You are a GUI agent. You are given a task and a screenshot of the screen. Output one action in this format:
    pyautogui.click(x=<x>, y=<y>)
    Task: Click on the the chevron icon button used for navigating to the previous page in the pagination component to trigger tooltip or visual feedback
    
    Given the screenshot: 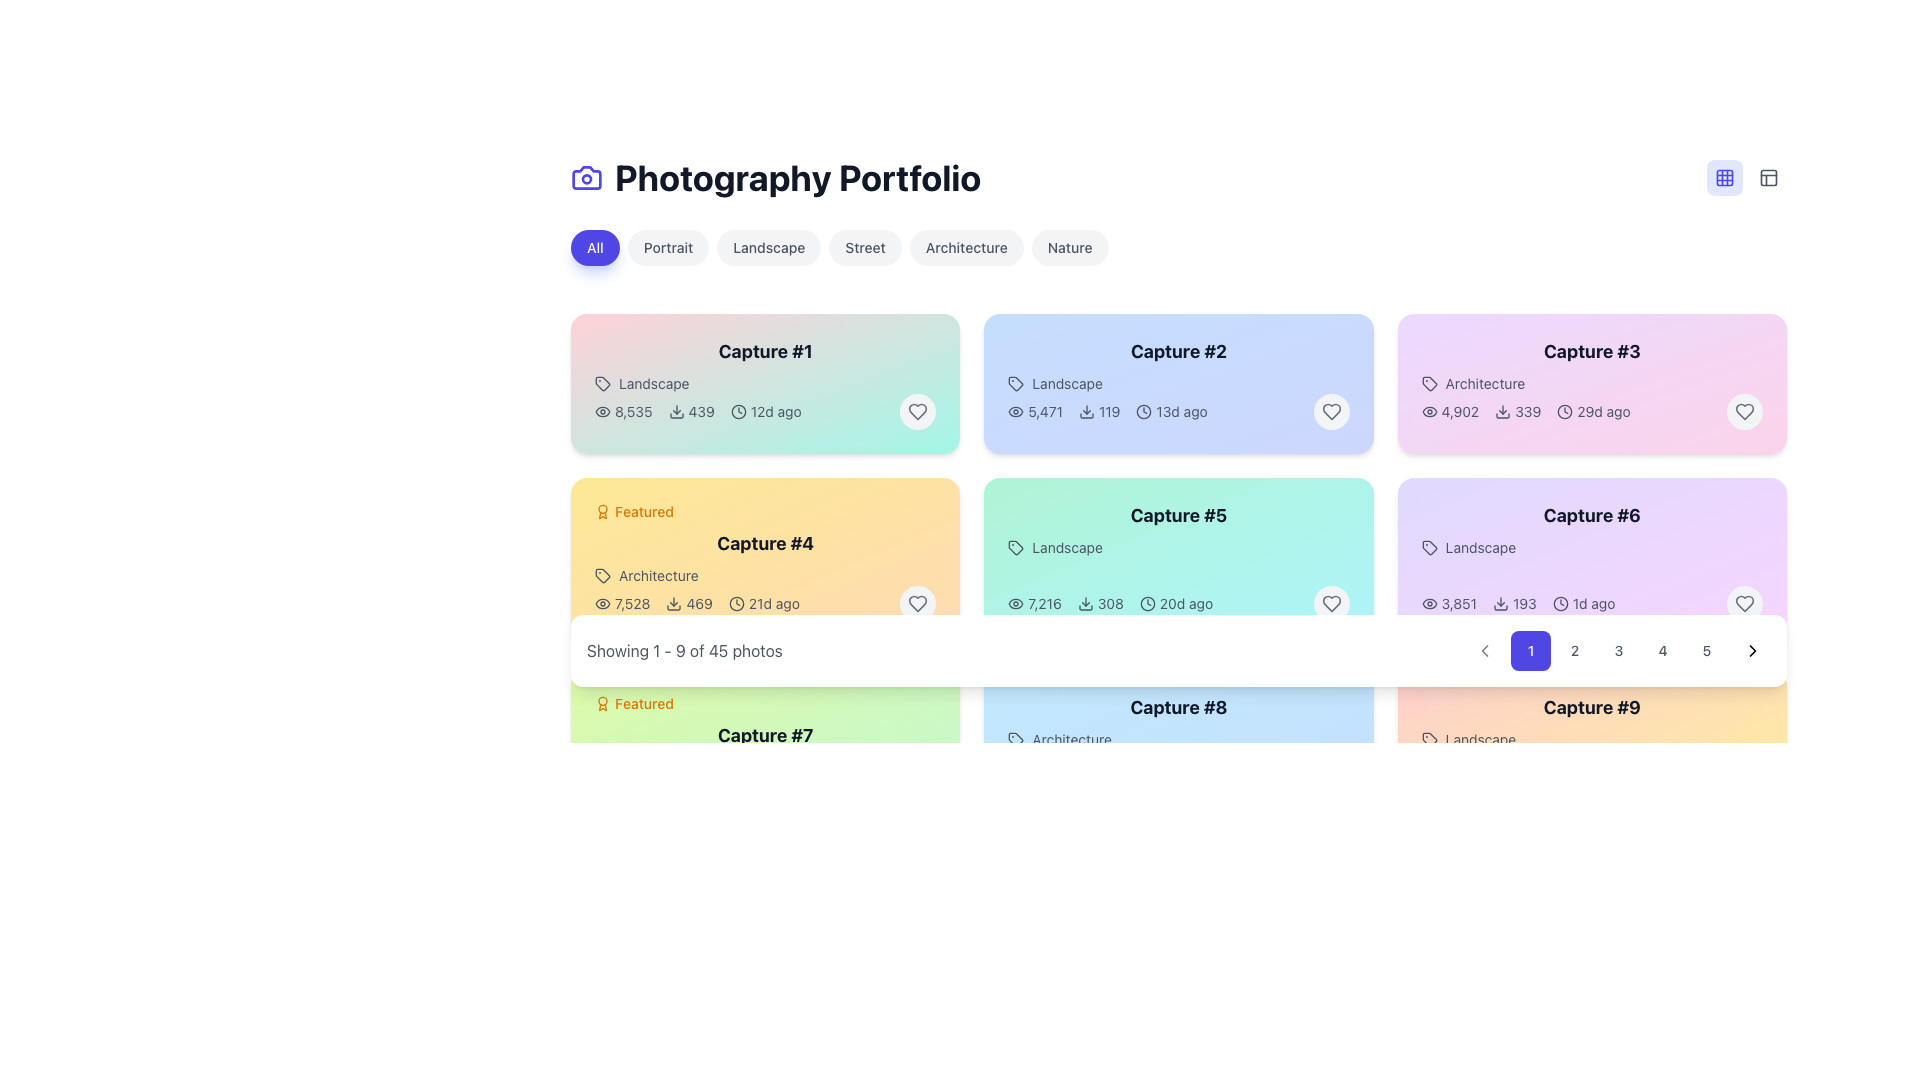 What is the action you would take?
    pyautogui.click(x=1484, y=651)
    